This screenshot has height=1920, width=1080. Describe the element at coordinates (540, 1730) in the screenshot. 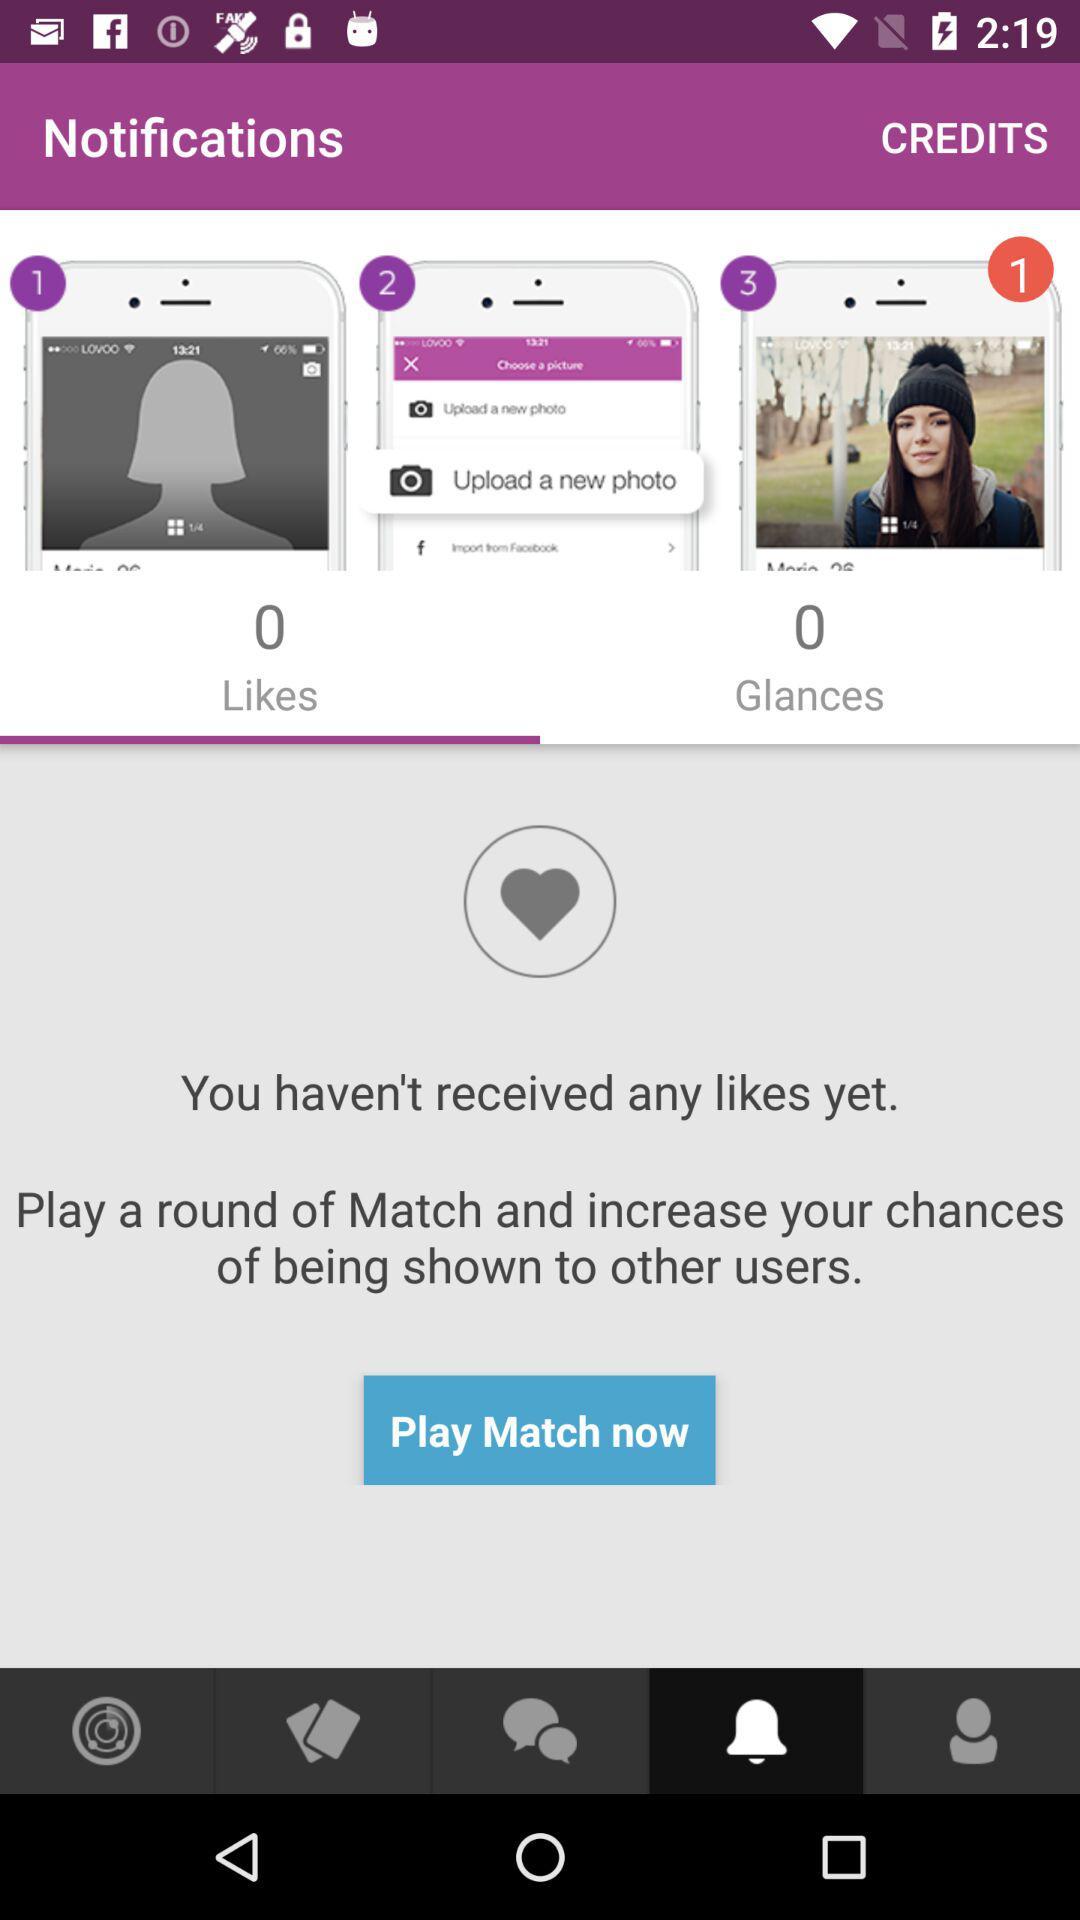

I see `the chat icon at the bottom of the page` at that location.